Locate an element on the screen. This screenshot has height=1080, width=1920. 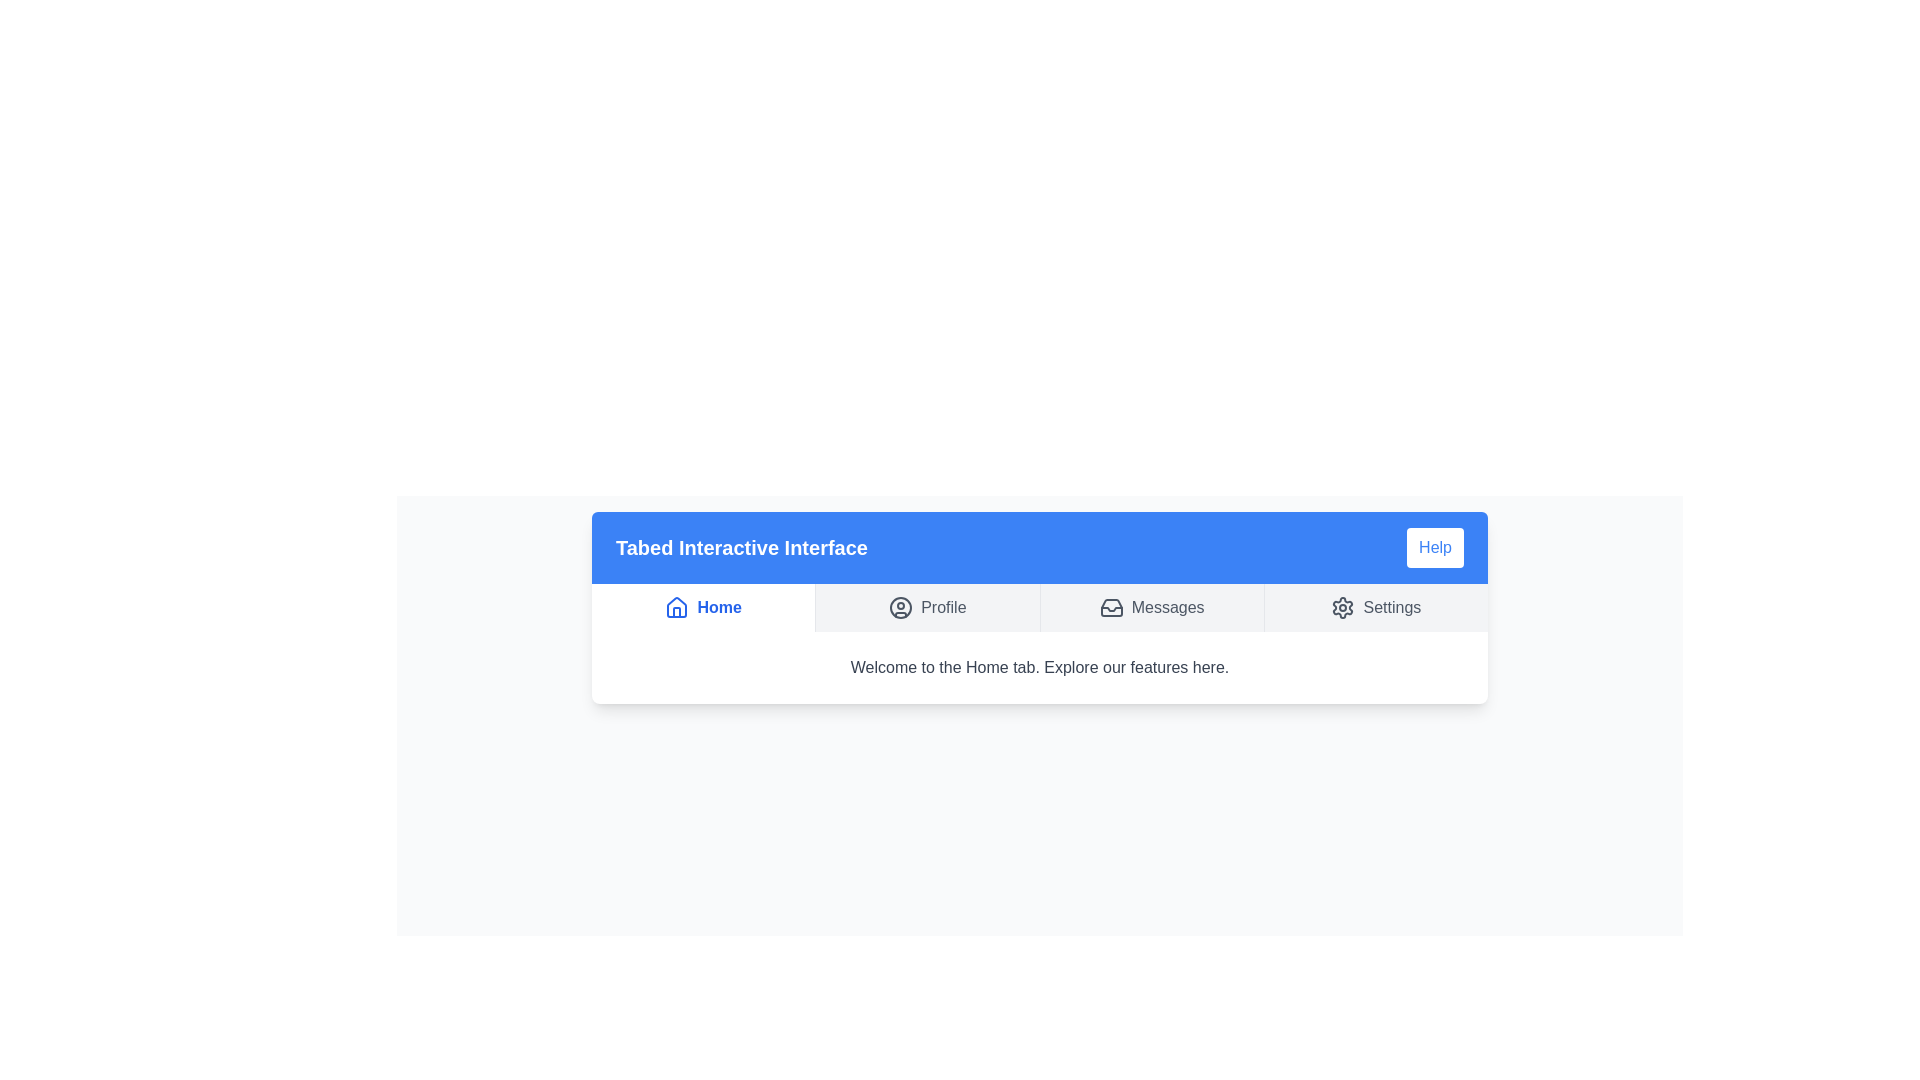
the help button located at the far-right end of the blue bar, which provides access to help or support resources is located at coordinates (1434, 547).